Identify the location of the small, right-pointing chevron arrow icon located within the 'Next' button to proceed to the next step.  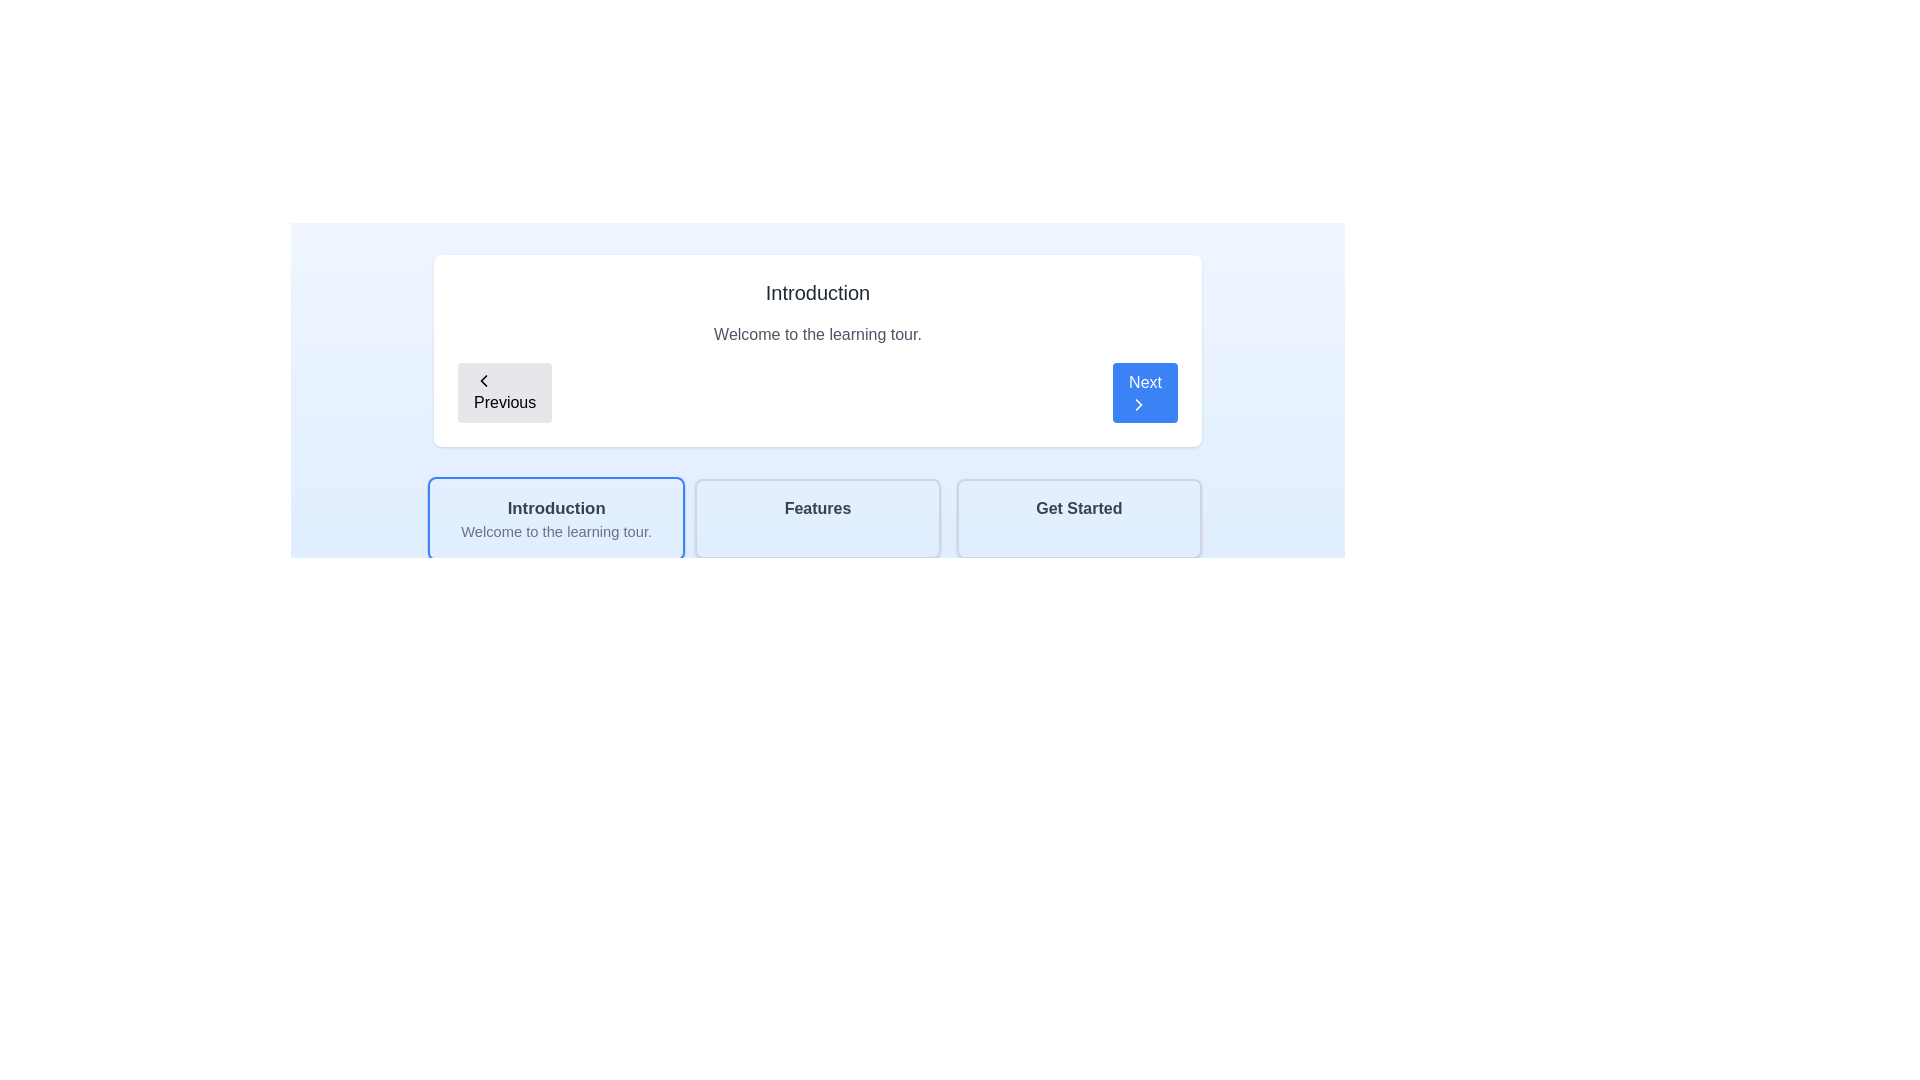
(1139, 405).